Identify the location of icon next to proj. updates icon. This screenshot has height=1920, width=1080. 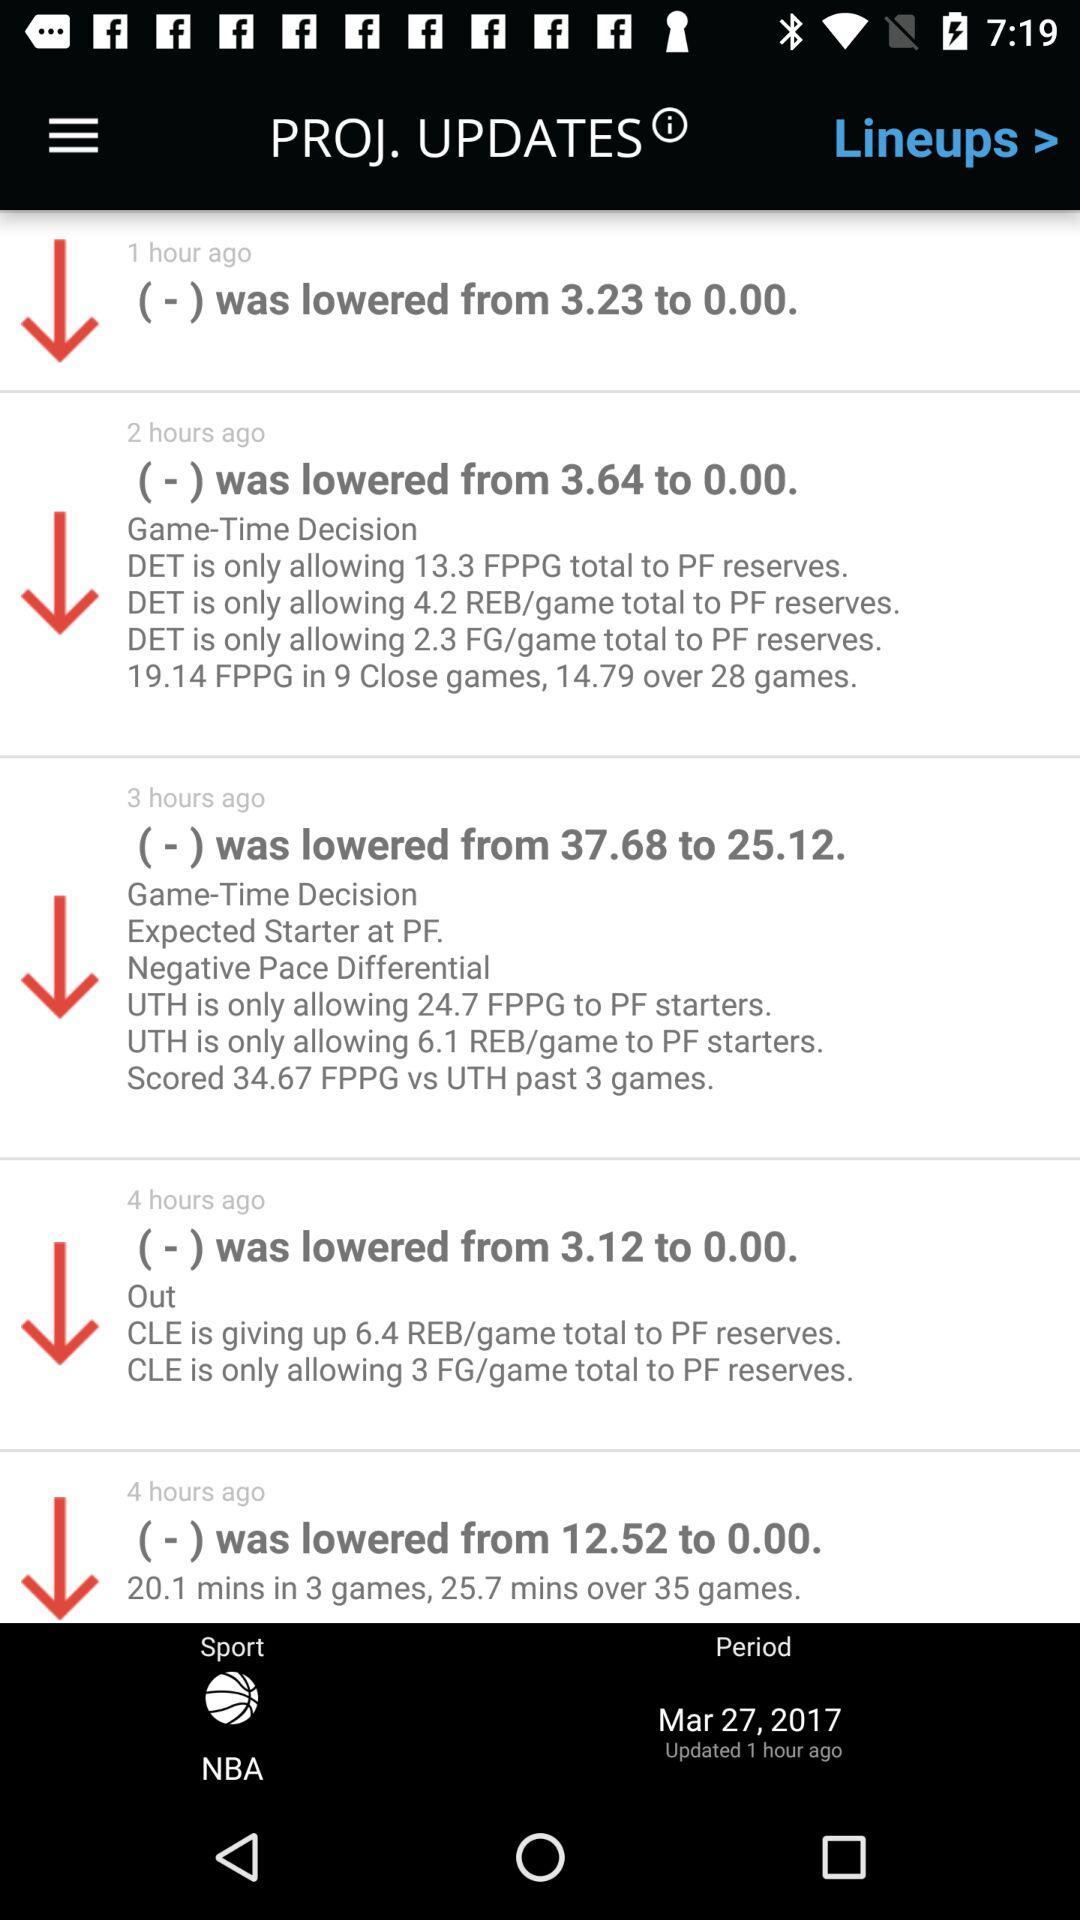
(72, 135).